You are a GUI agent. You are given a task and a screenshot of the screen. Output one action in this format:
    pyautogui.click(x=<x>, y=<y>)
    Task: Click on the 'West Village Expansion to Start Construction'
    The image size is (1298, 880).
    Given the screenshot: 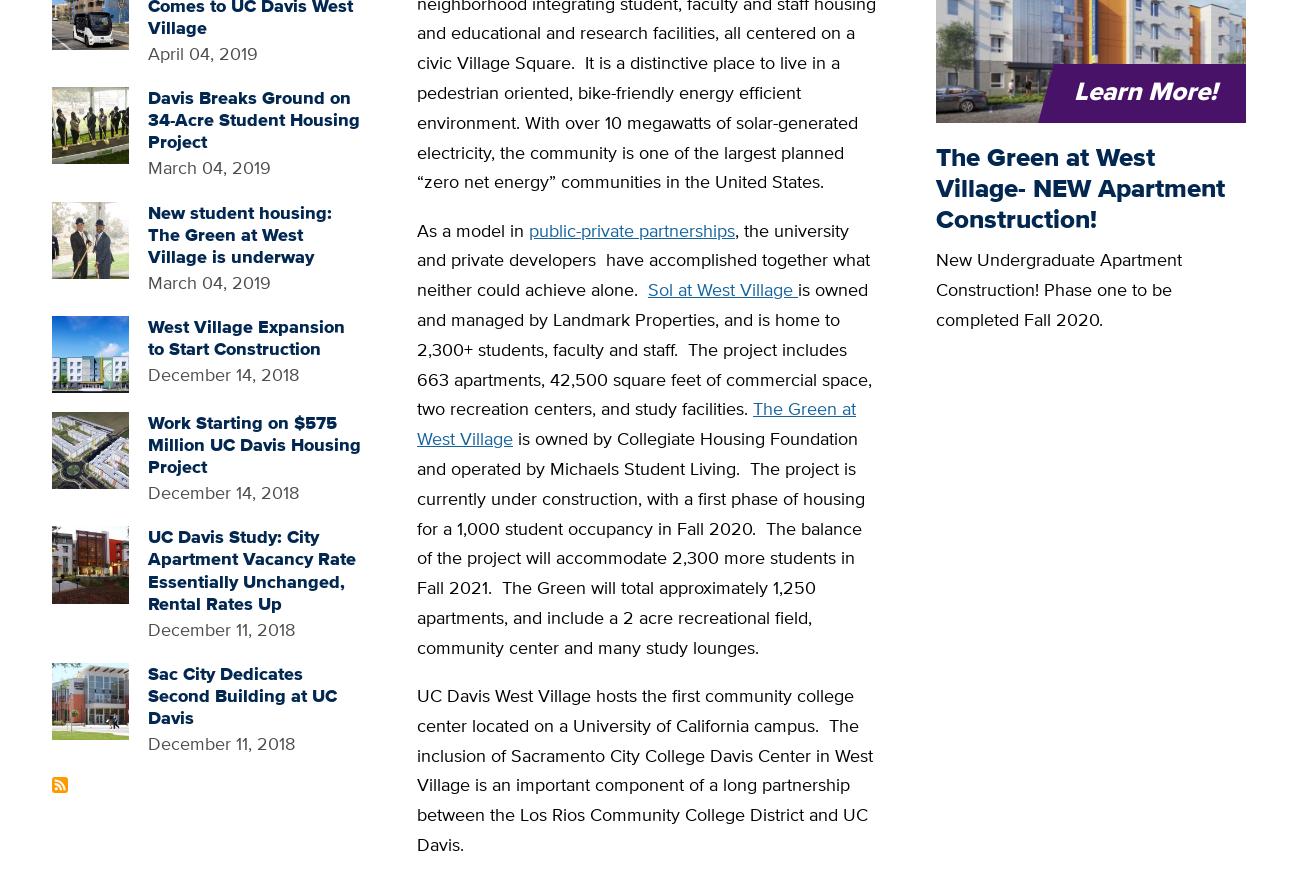 What is the action you would take?
    pyautogui.click(x=245, y=337)
    